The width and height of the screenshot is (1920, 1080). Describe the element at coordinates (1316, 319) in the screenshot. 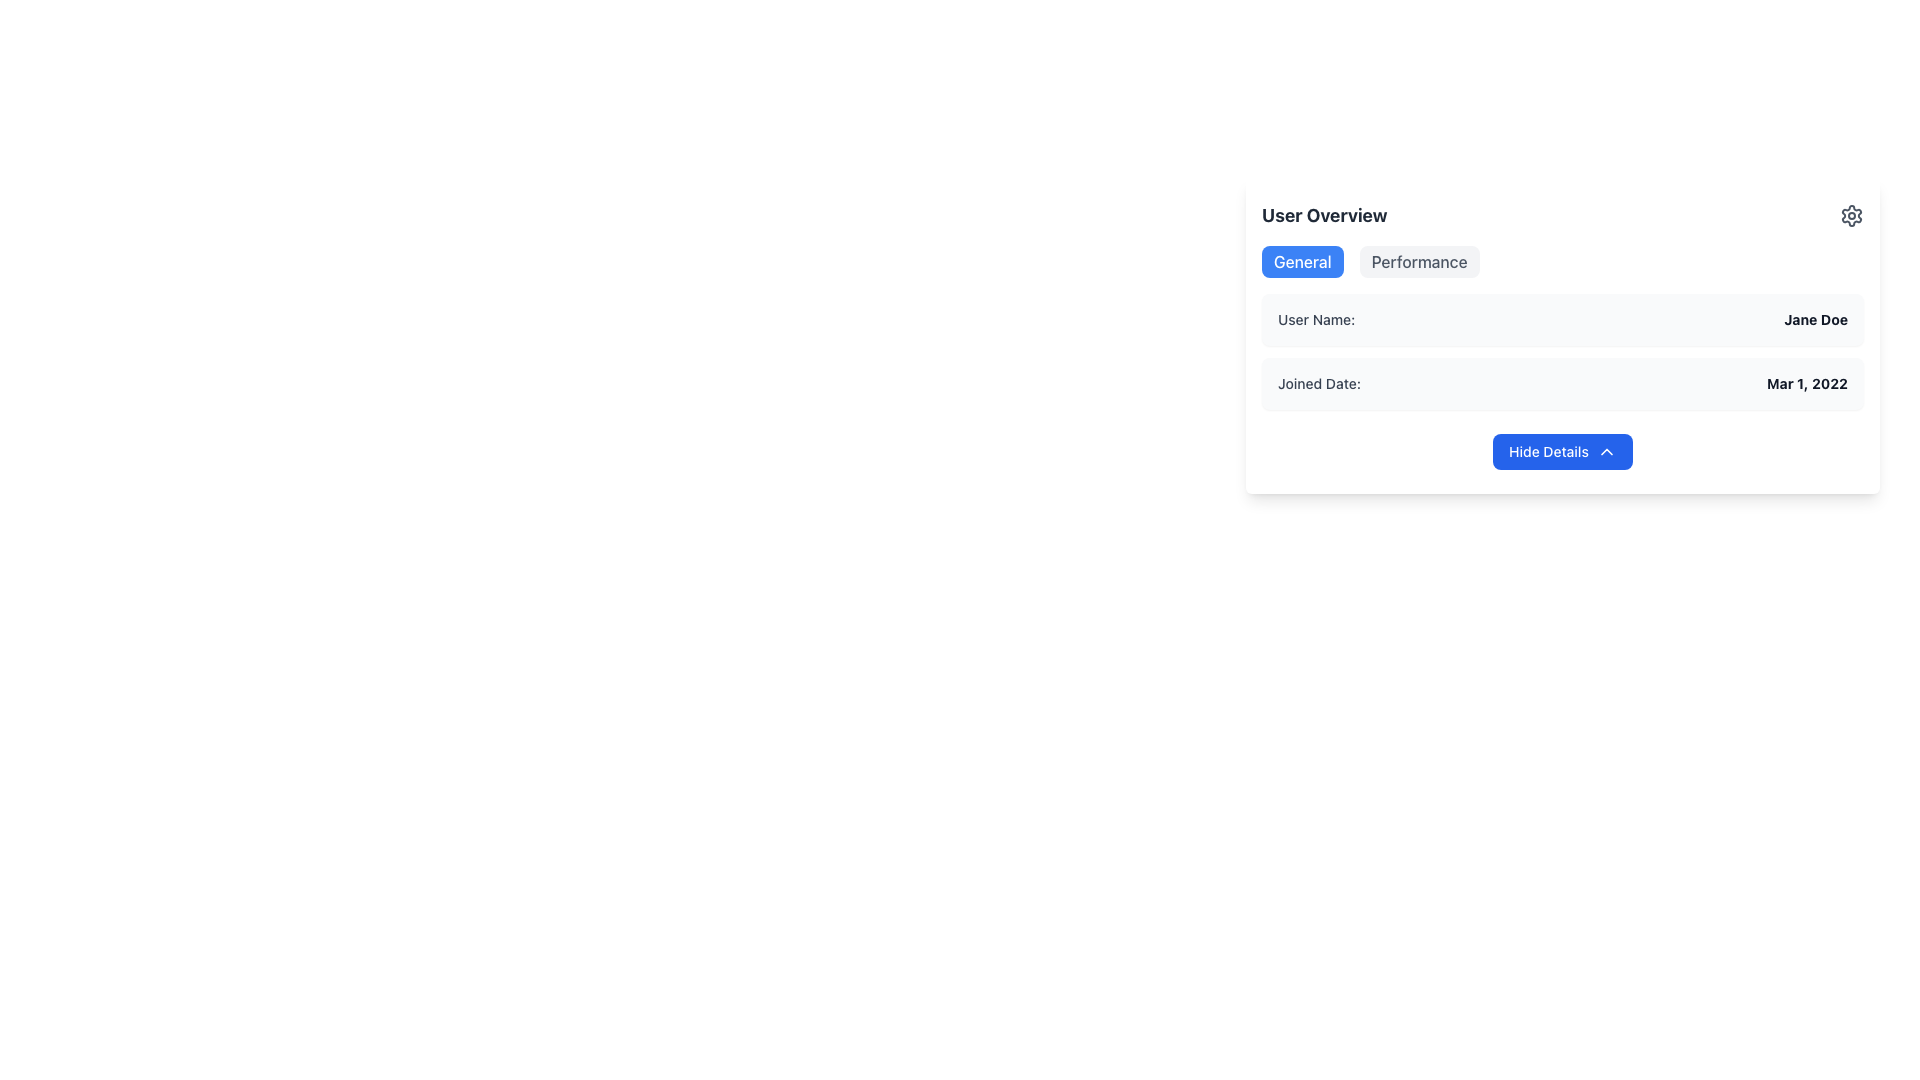

I see `the text label 'User Name:' displayed in gray color with a medium-sized, sans-serif font, located on the left side of the user profile overview panel` at that location.